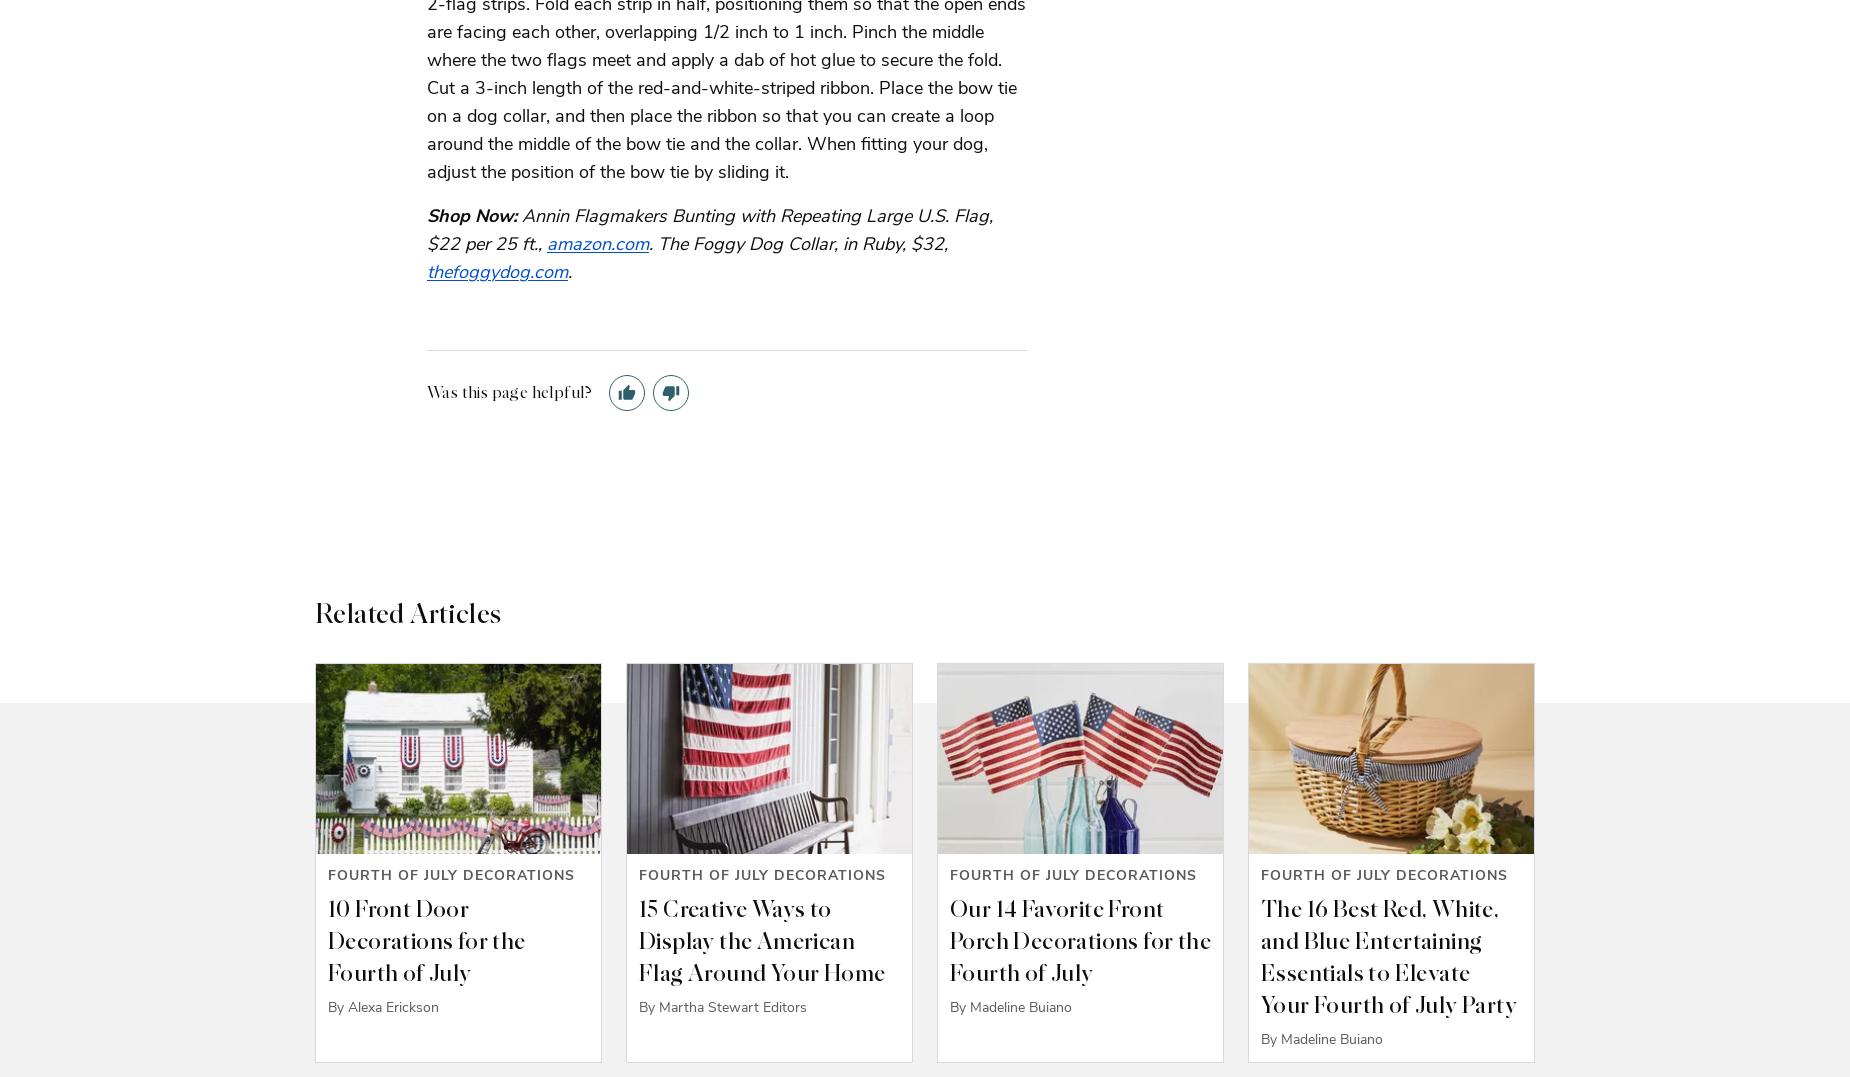  Describe the element at coordinates (425, 939) in the screenshot. I see `'10 Front Door Decorations for the Fourth of July'` at that location.